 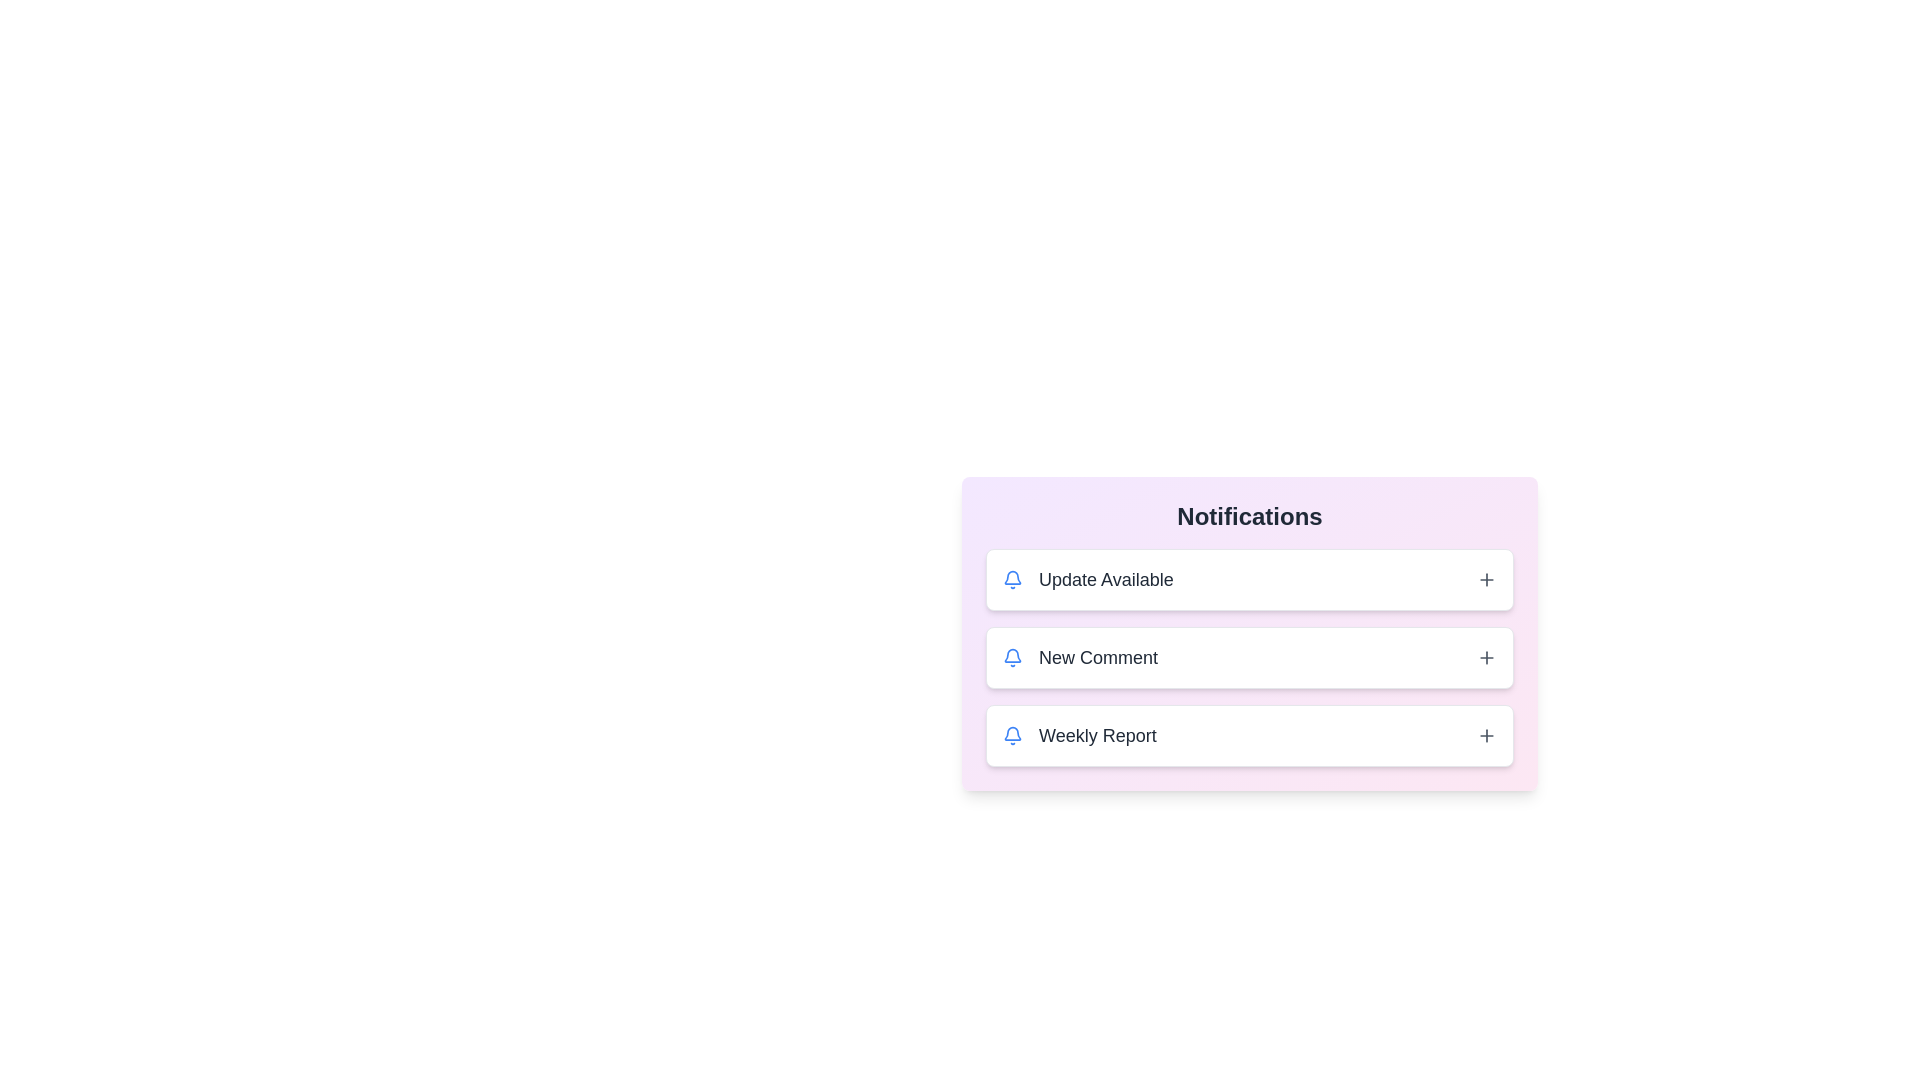 What do you see at coordinates (1248, 579) in the screenshot?
I see `the notification titled 'Update Available'` at bounding box center [1248, 579].